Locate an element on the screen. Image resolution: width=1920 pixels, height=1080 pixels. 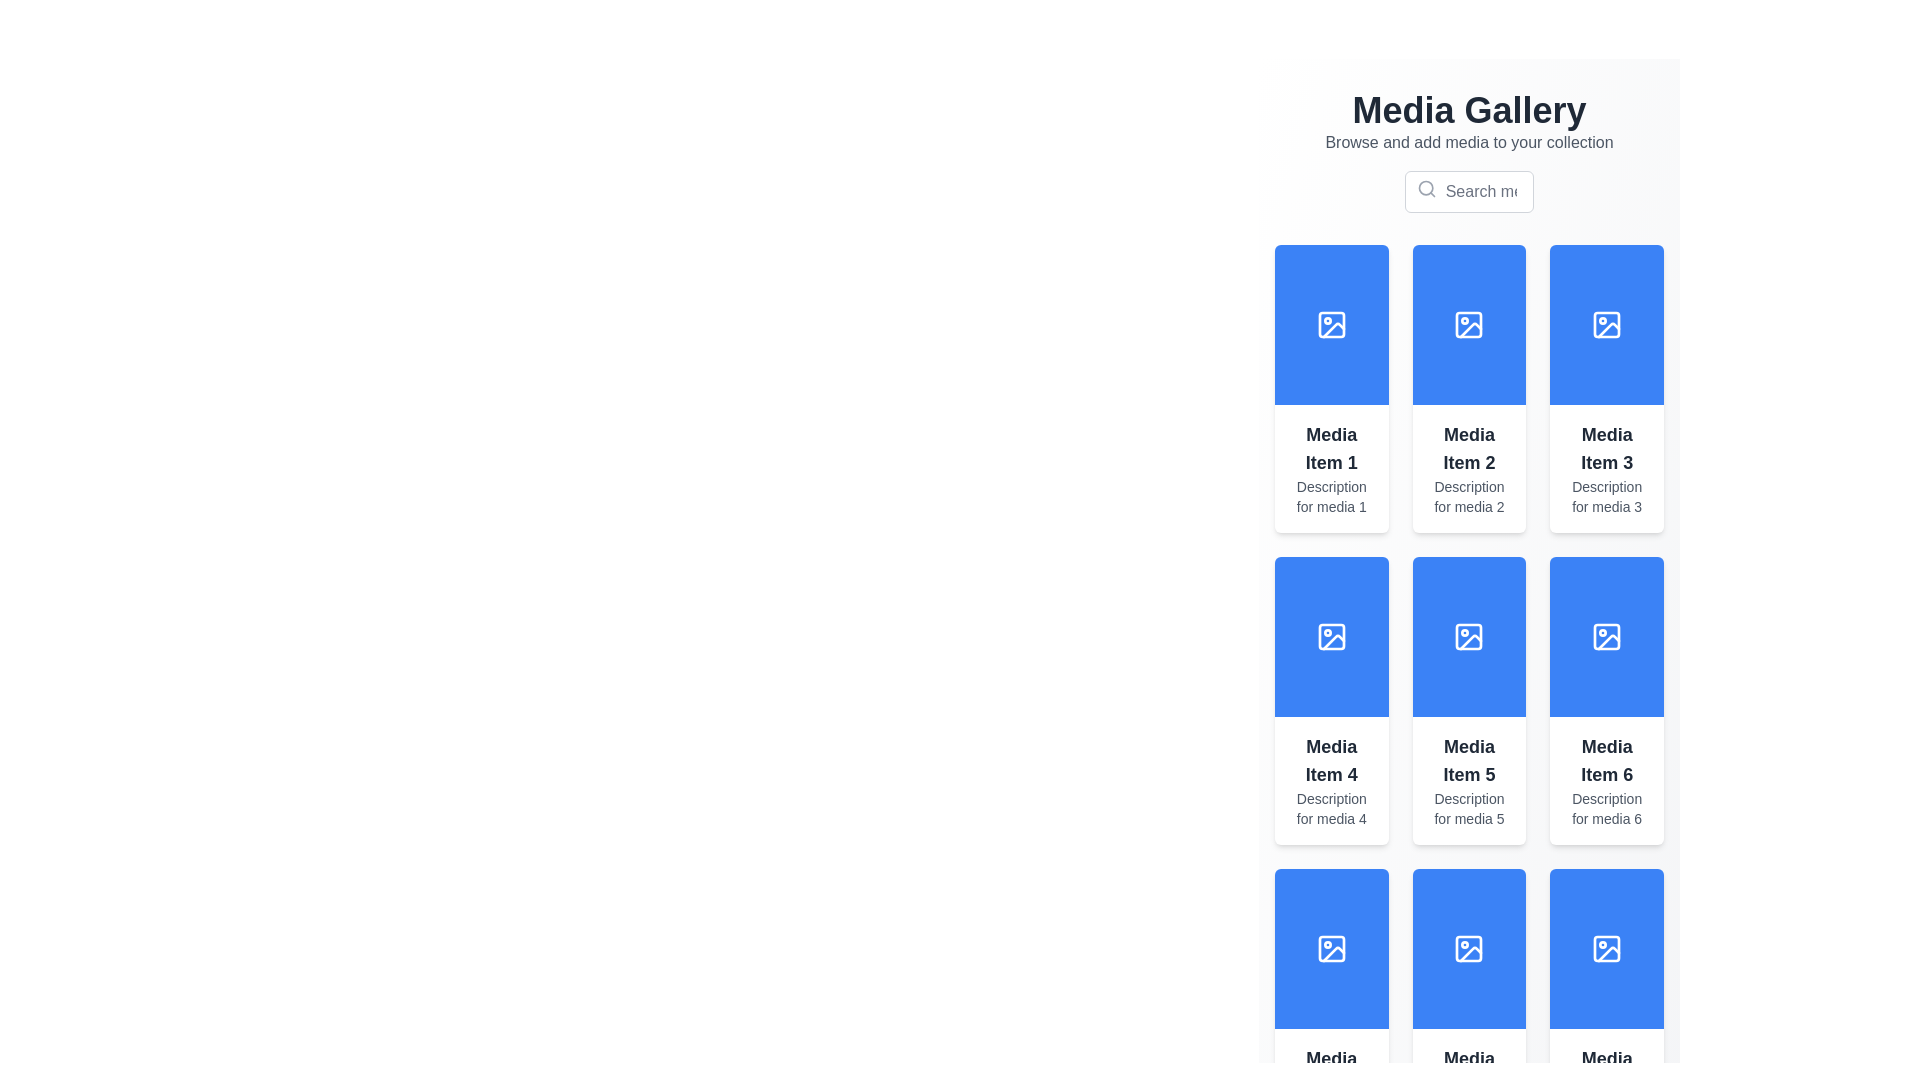
text content from the text block titled 'Media Item 3' which contains a description 'Description for media 3', centrally aligned within its card component is located at coordinates (1607, 469).